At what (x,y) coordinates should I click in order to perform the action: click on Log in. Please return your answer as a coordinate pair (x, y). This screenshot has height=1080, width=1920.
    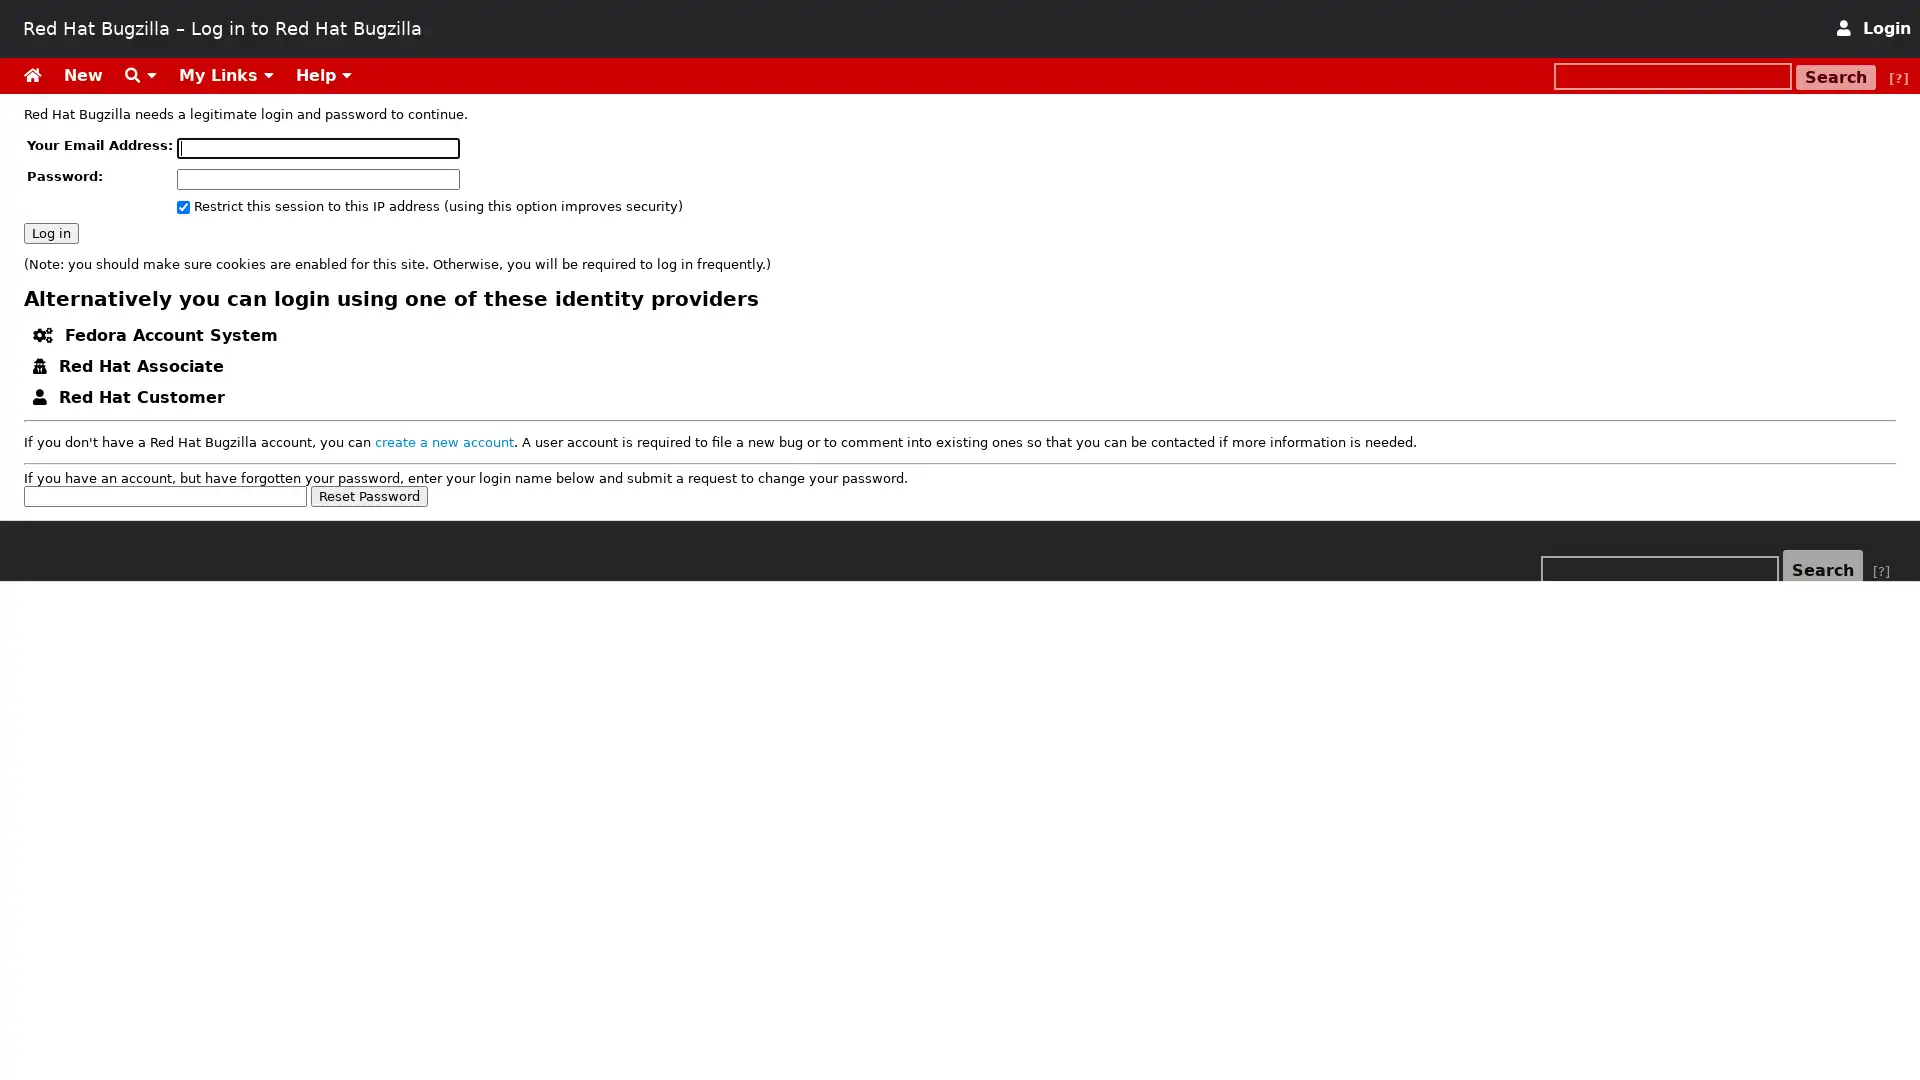
    Looking at the image, I should click on (51, 231).